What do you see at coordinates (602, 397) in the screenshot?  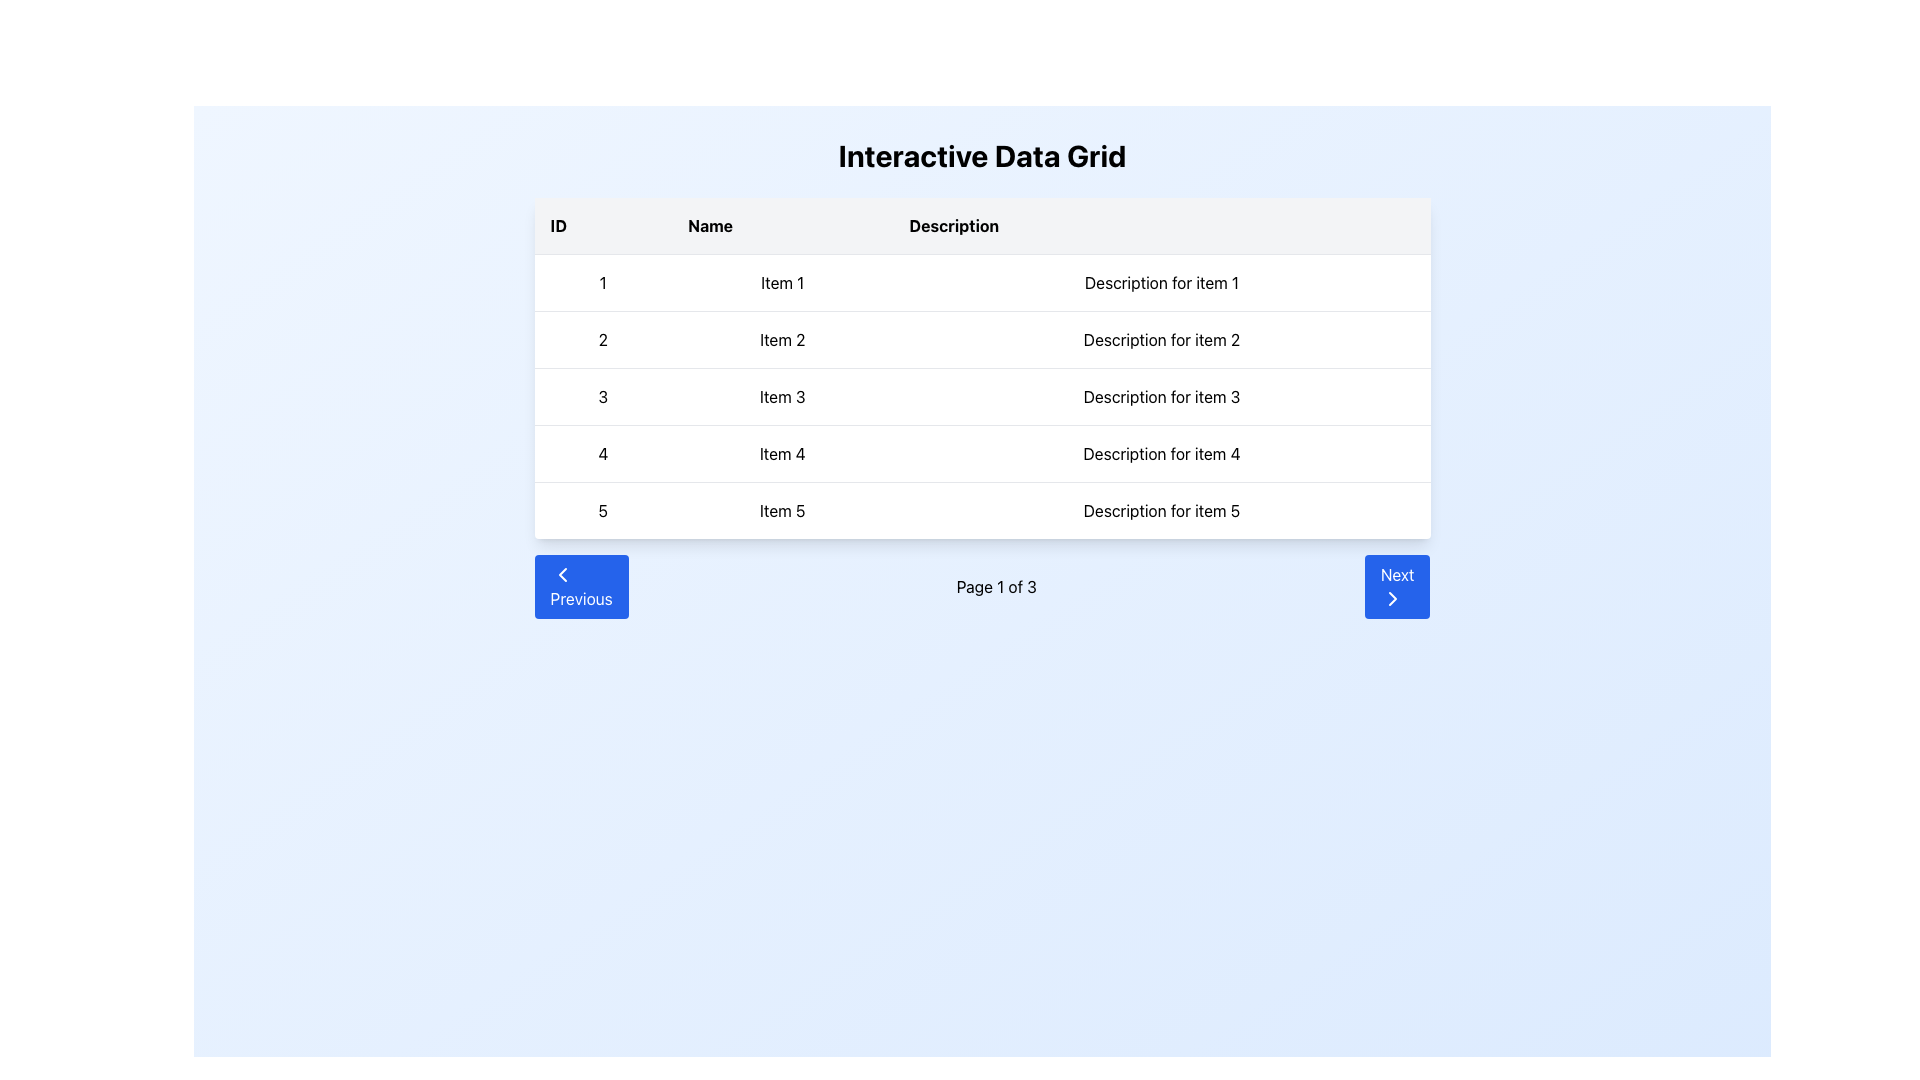 I see `the static text element labeled '3' in the ID column of the data grid, which identifies the third row corresponding to 'Item 3'` at bounding box center [602, 397].